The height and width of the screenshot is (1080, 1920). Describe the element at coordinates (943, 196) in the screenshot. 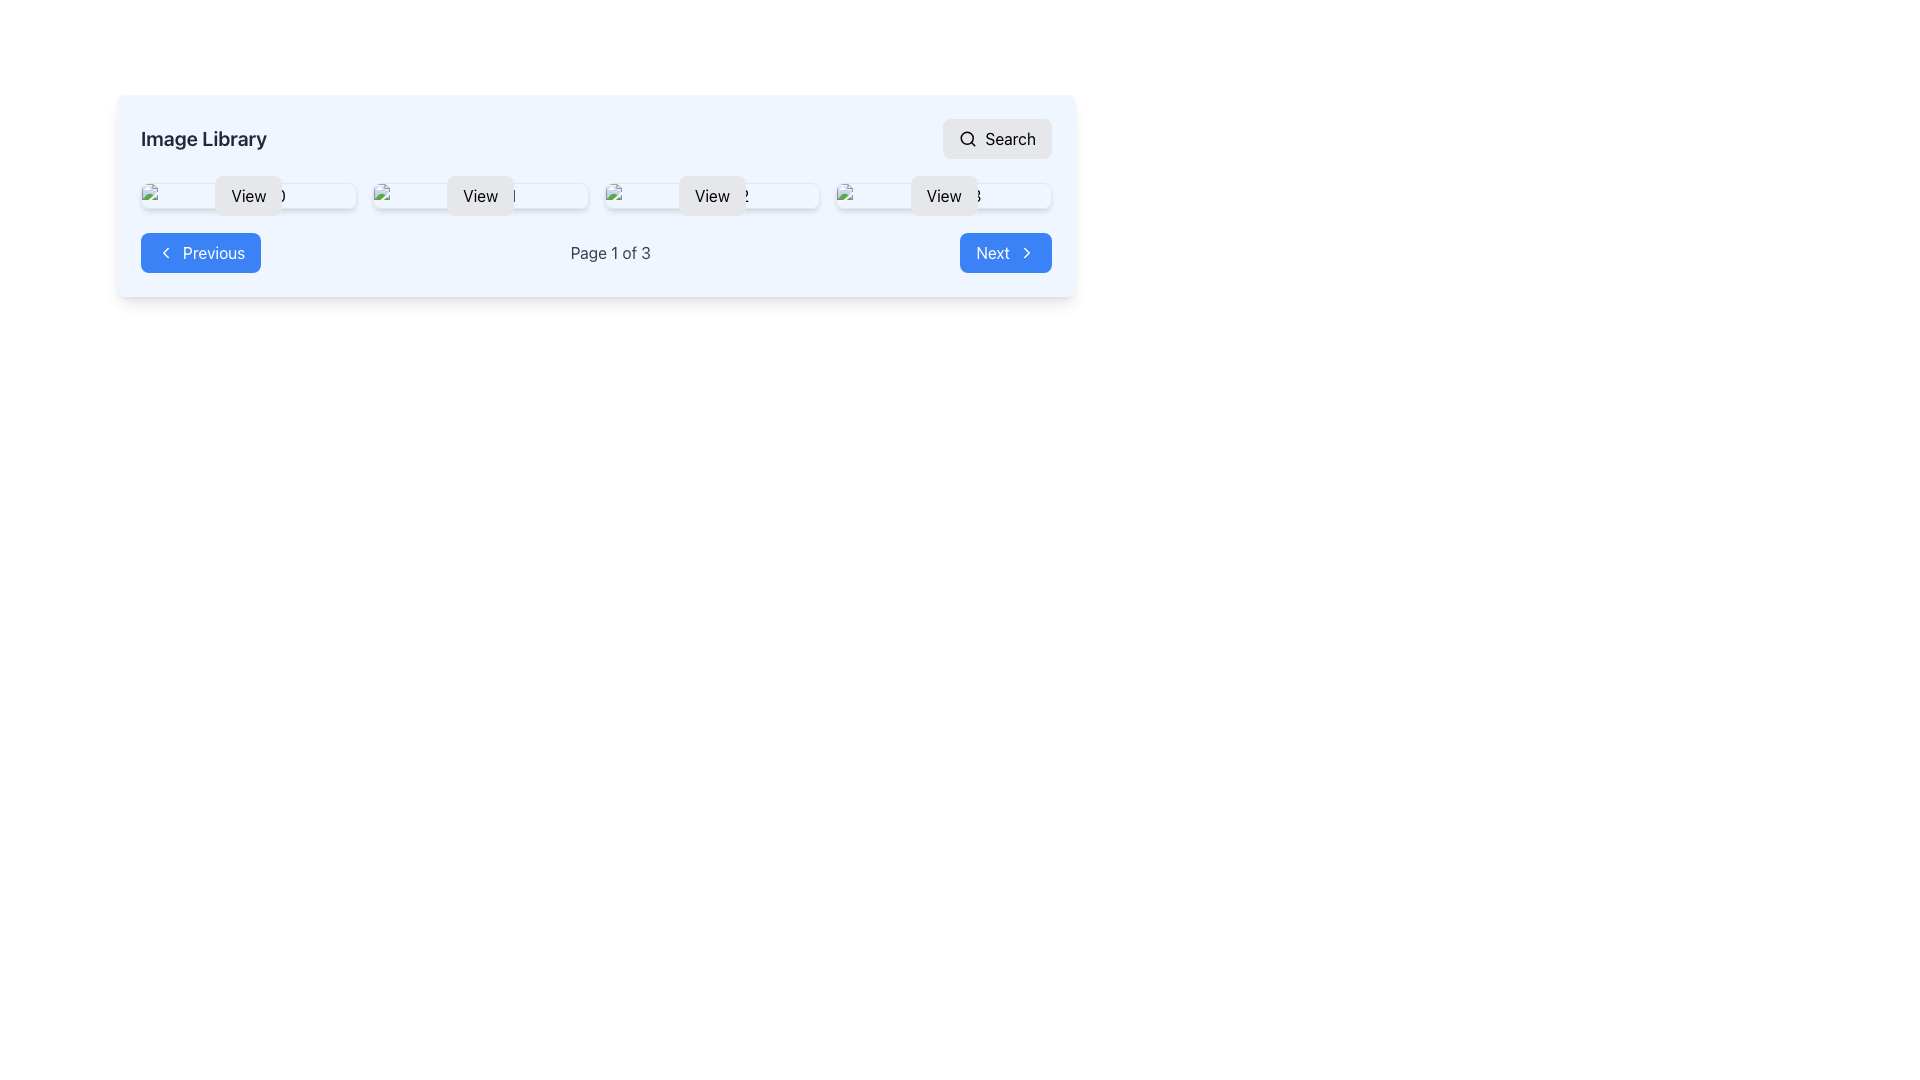

I see `the 'View' button, which is a rounded rectangle located in the last column of a four-column grid layout` at that location.